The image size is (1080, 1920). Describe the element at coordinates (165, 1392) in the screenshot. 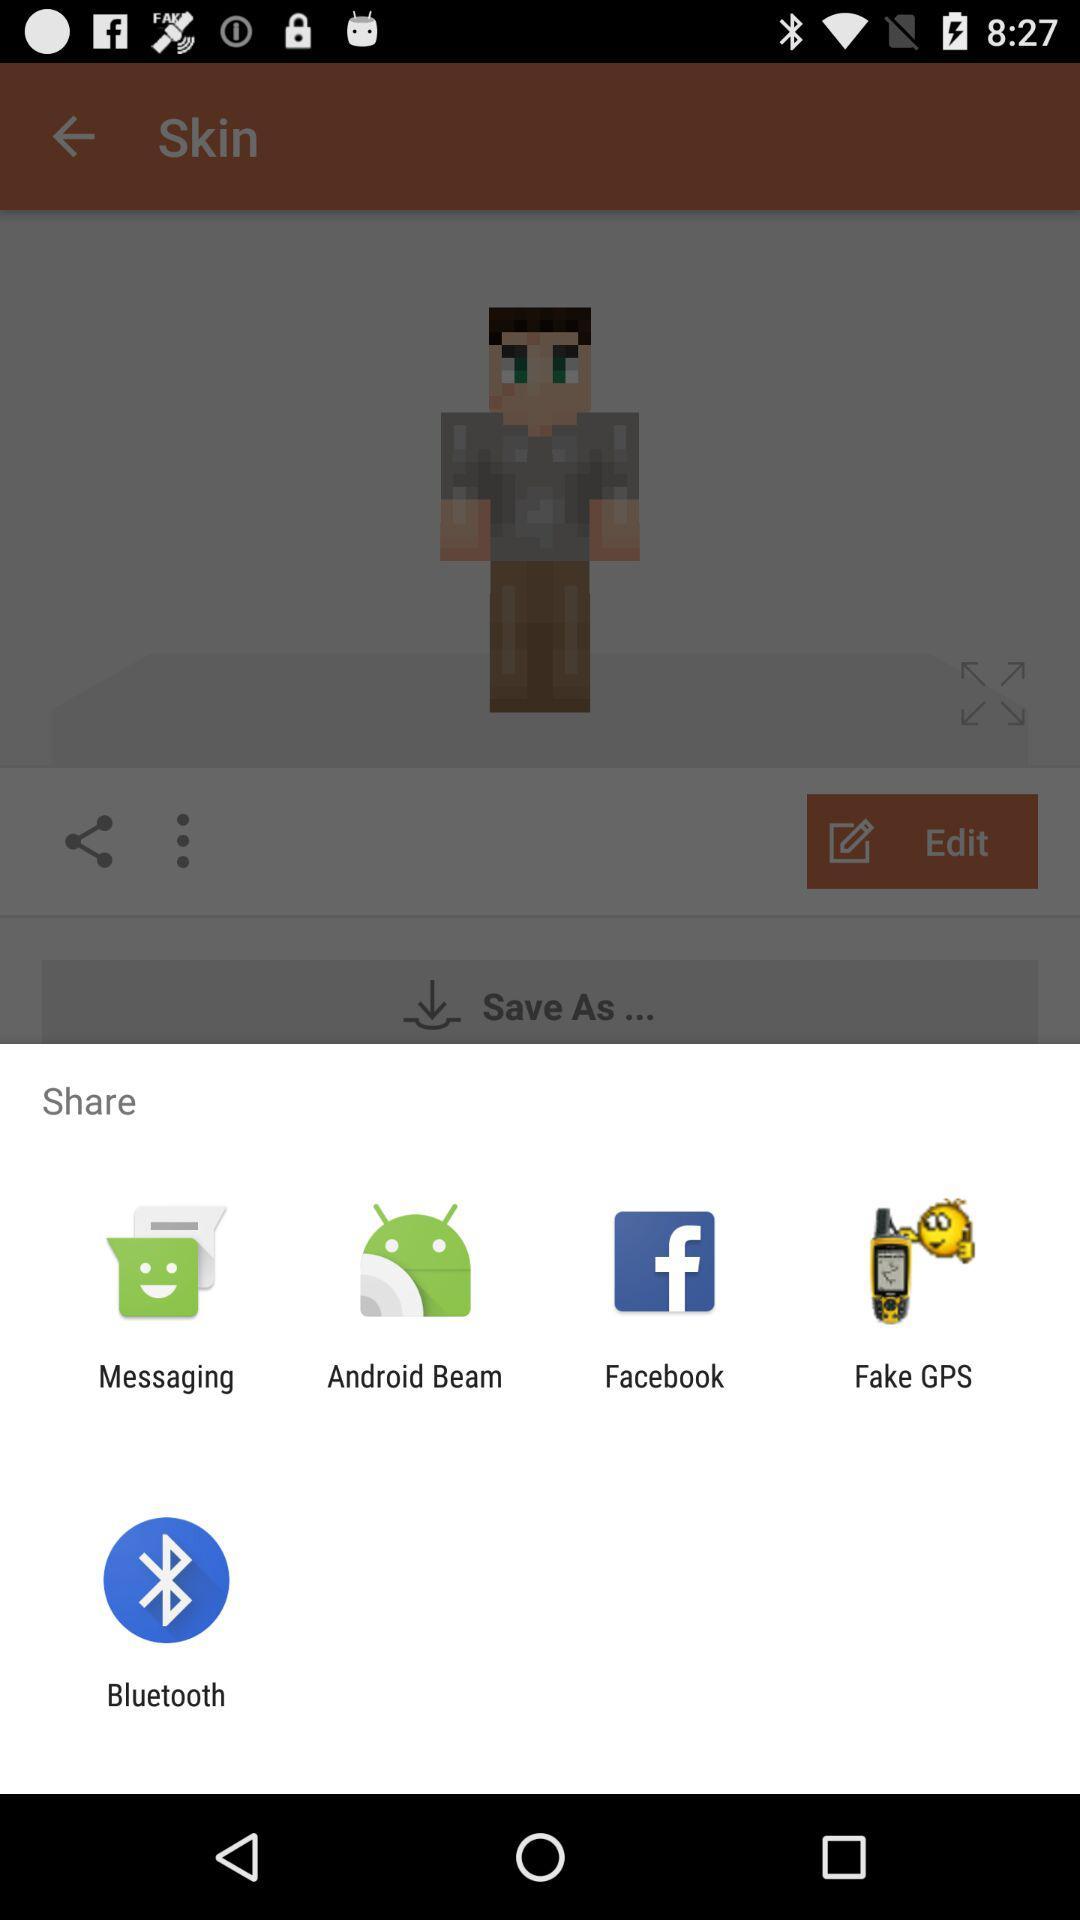

I see `the messaging app` at that location.